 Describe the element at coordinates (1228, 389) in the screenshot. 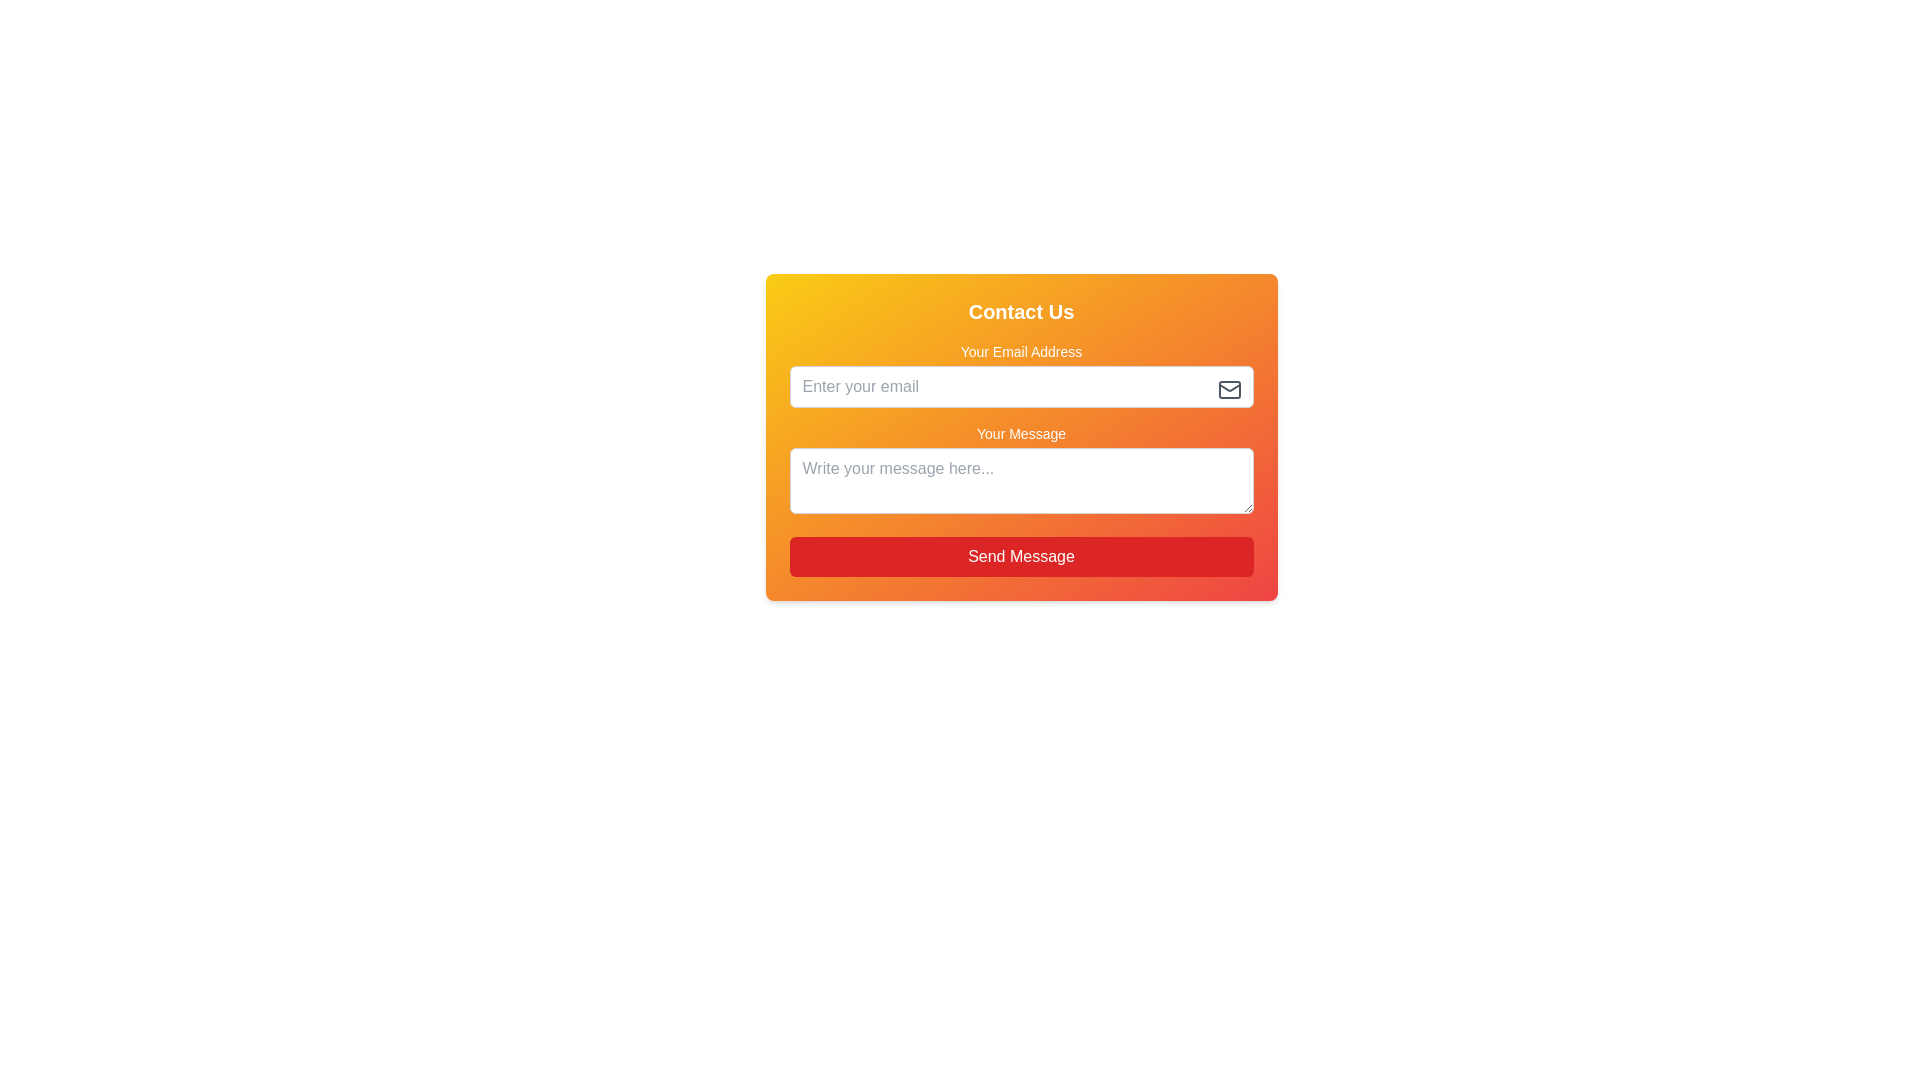

I see `the email address icon located at the top-right corner of the 'Your Email Address' input field in the contact form interface` at that location.